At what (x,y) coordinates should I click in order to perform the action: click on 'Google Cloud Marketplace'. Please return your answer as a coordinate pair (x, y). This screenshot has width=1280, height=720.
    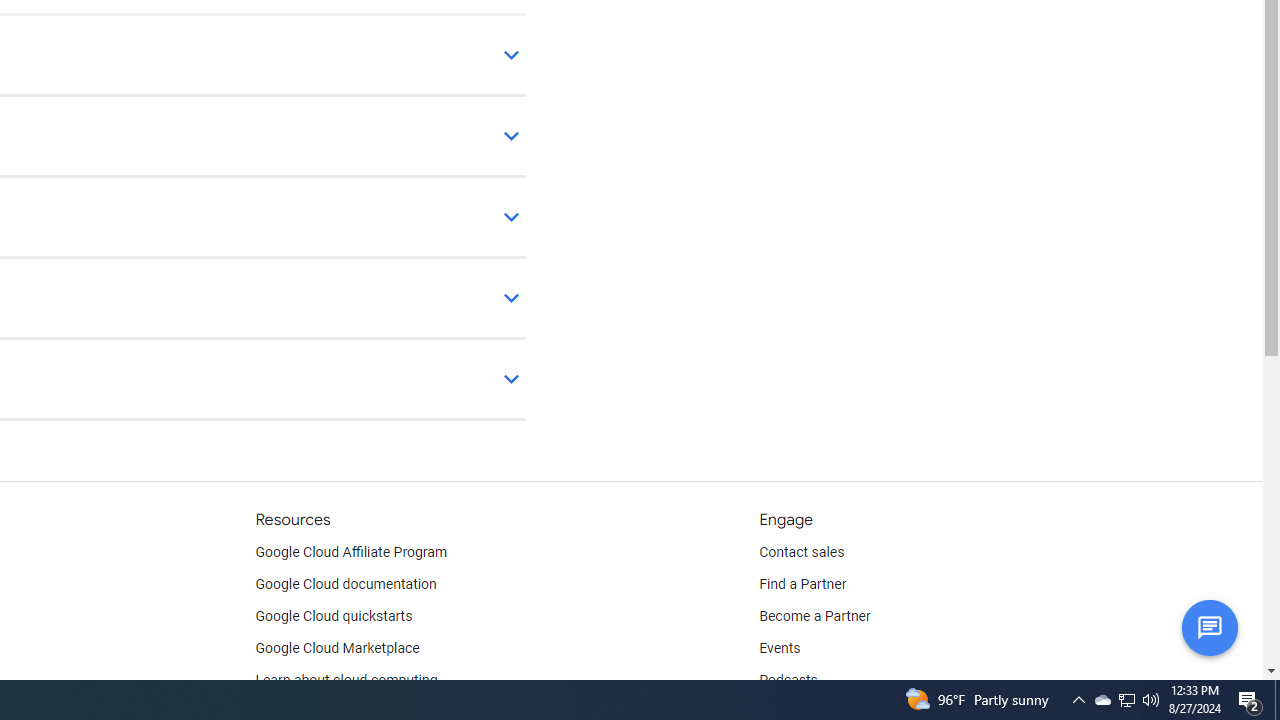
    Looking at the image, I should click on (337, 649).